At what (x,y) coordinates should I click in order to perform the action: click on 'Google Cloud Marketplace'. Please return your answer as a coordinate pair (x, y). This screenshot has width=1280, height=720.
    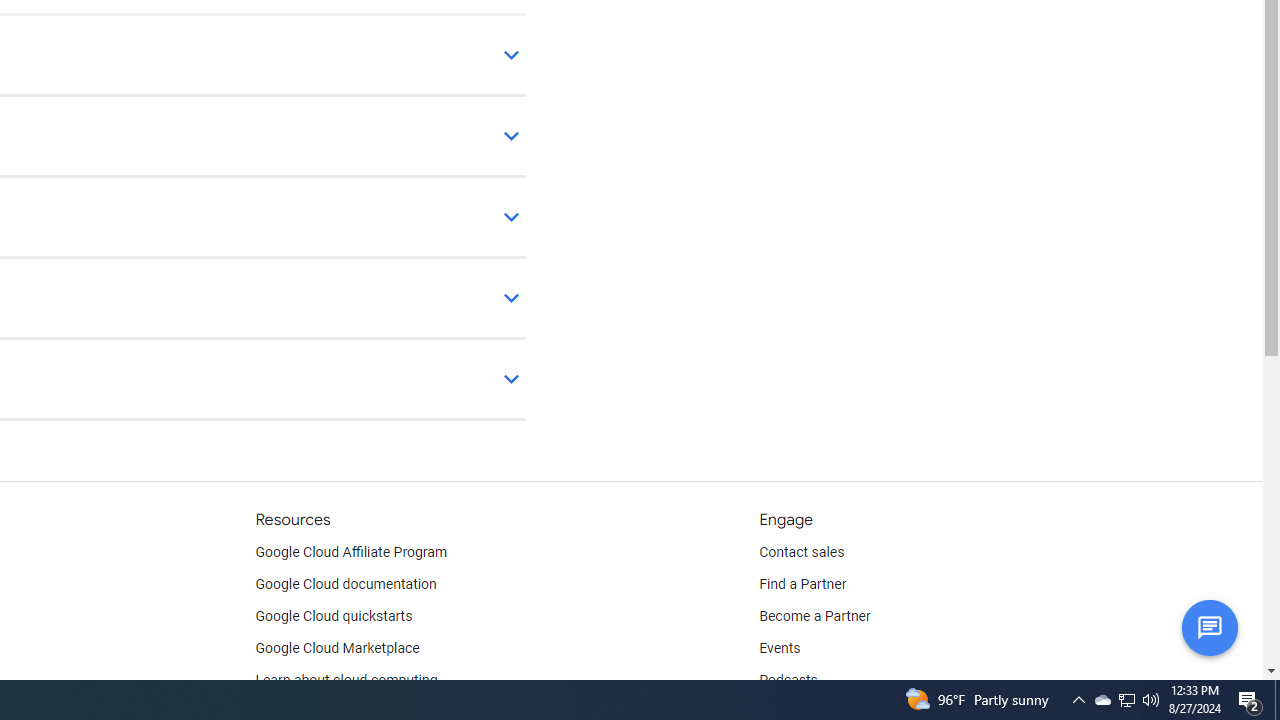
    Looking at the image, I should click on (337, 649).